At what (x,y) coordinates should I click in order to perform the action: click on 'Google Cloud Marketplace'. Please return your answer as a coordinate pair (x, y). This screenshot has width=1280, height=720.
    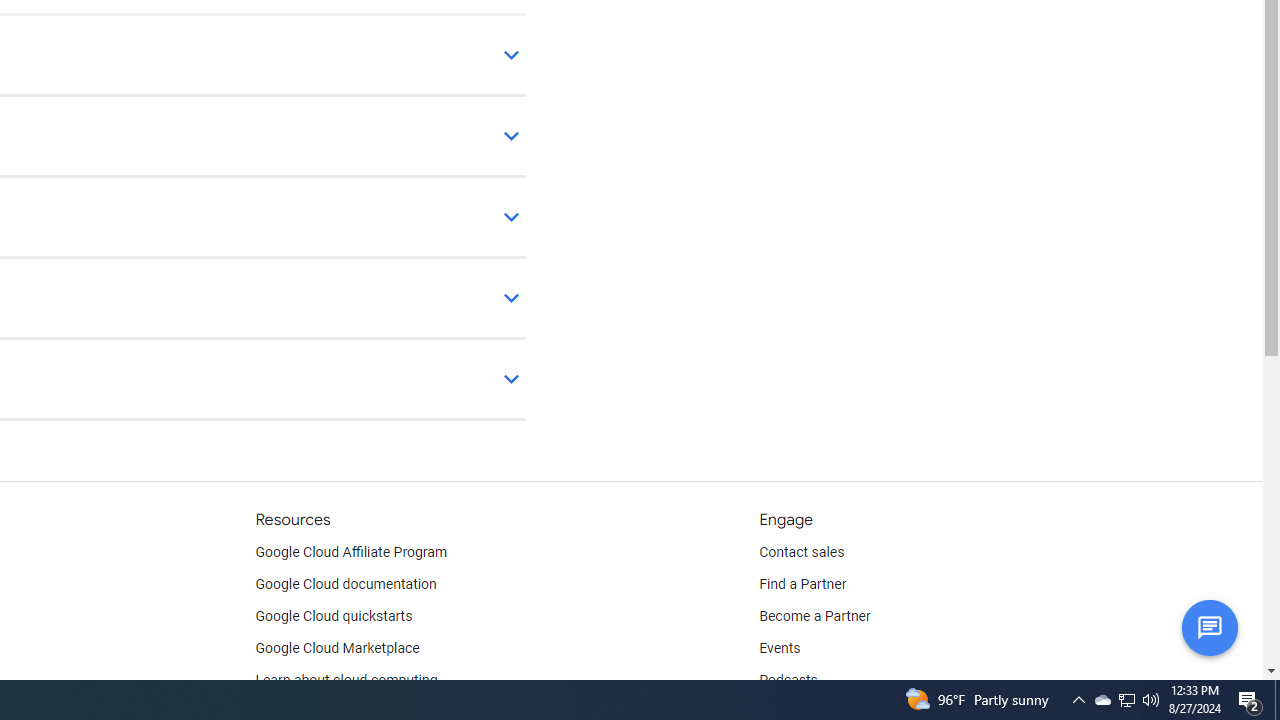
    Looking at the image, I should click on (337, 649).